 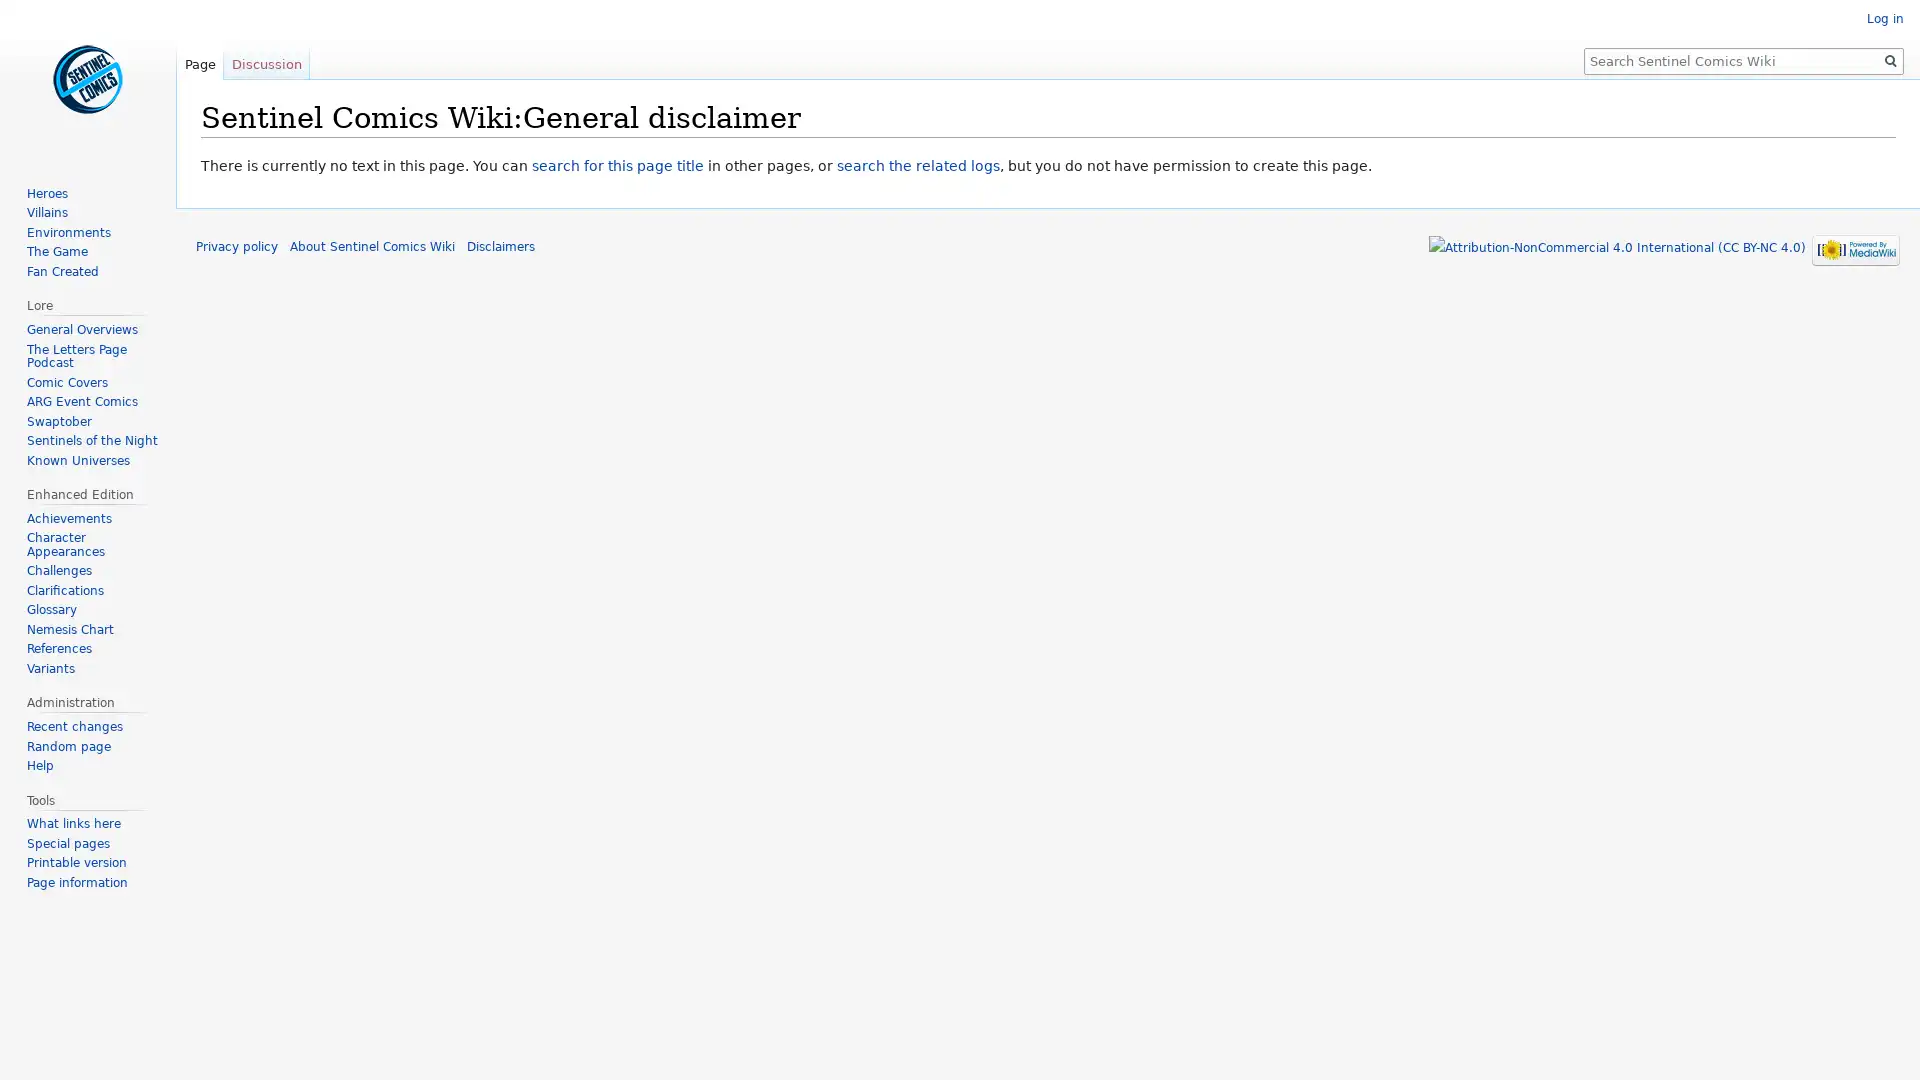 What do you see at coordinates (1890, 60) in the screenshot?
I see `Go` at bounding box center [1890, 60].